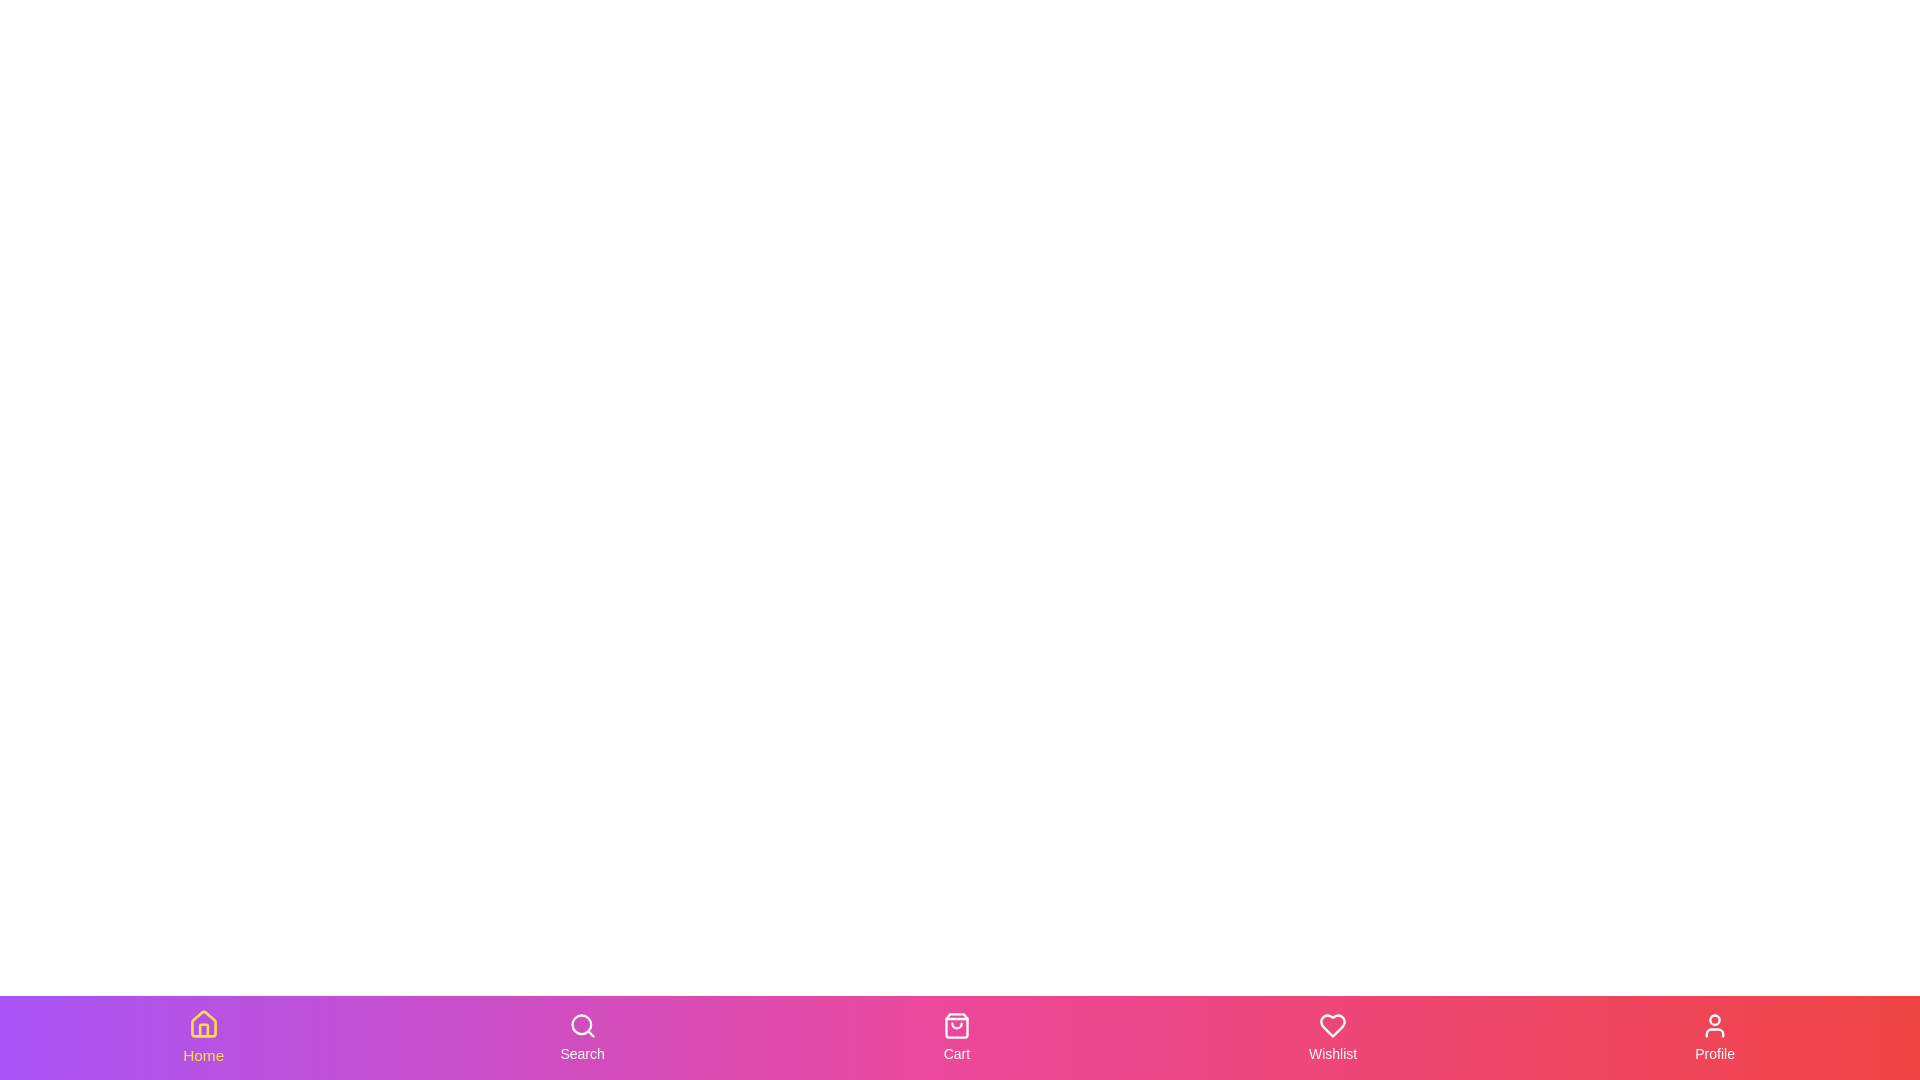 The image size is (1920, 1080). Describe the element at coordinates (202, 1036) in the screenshot. I see `the Home tab in the bottom navigation bar` at that location.